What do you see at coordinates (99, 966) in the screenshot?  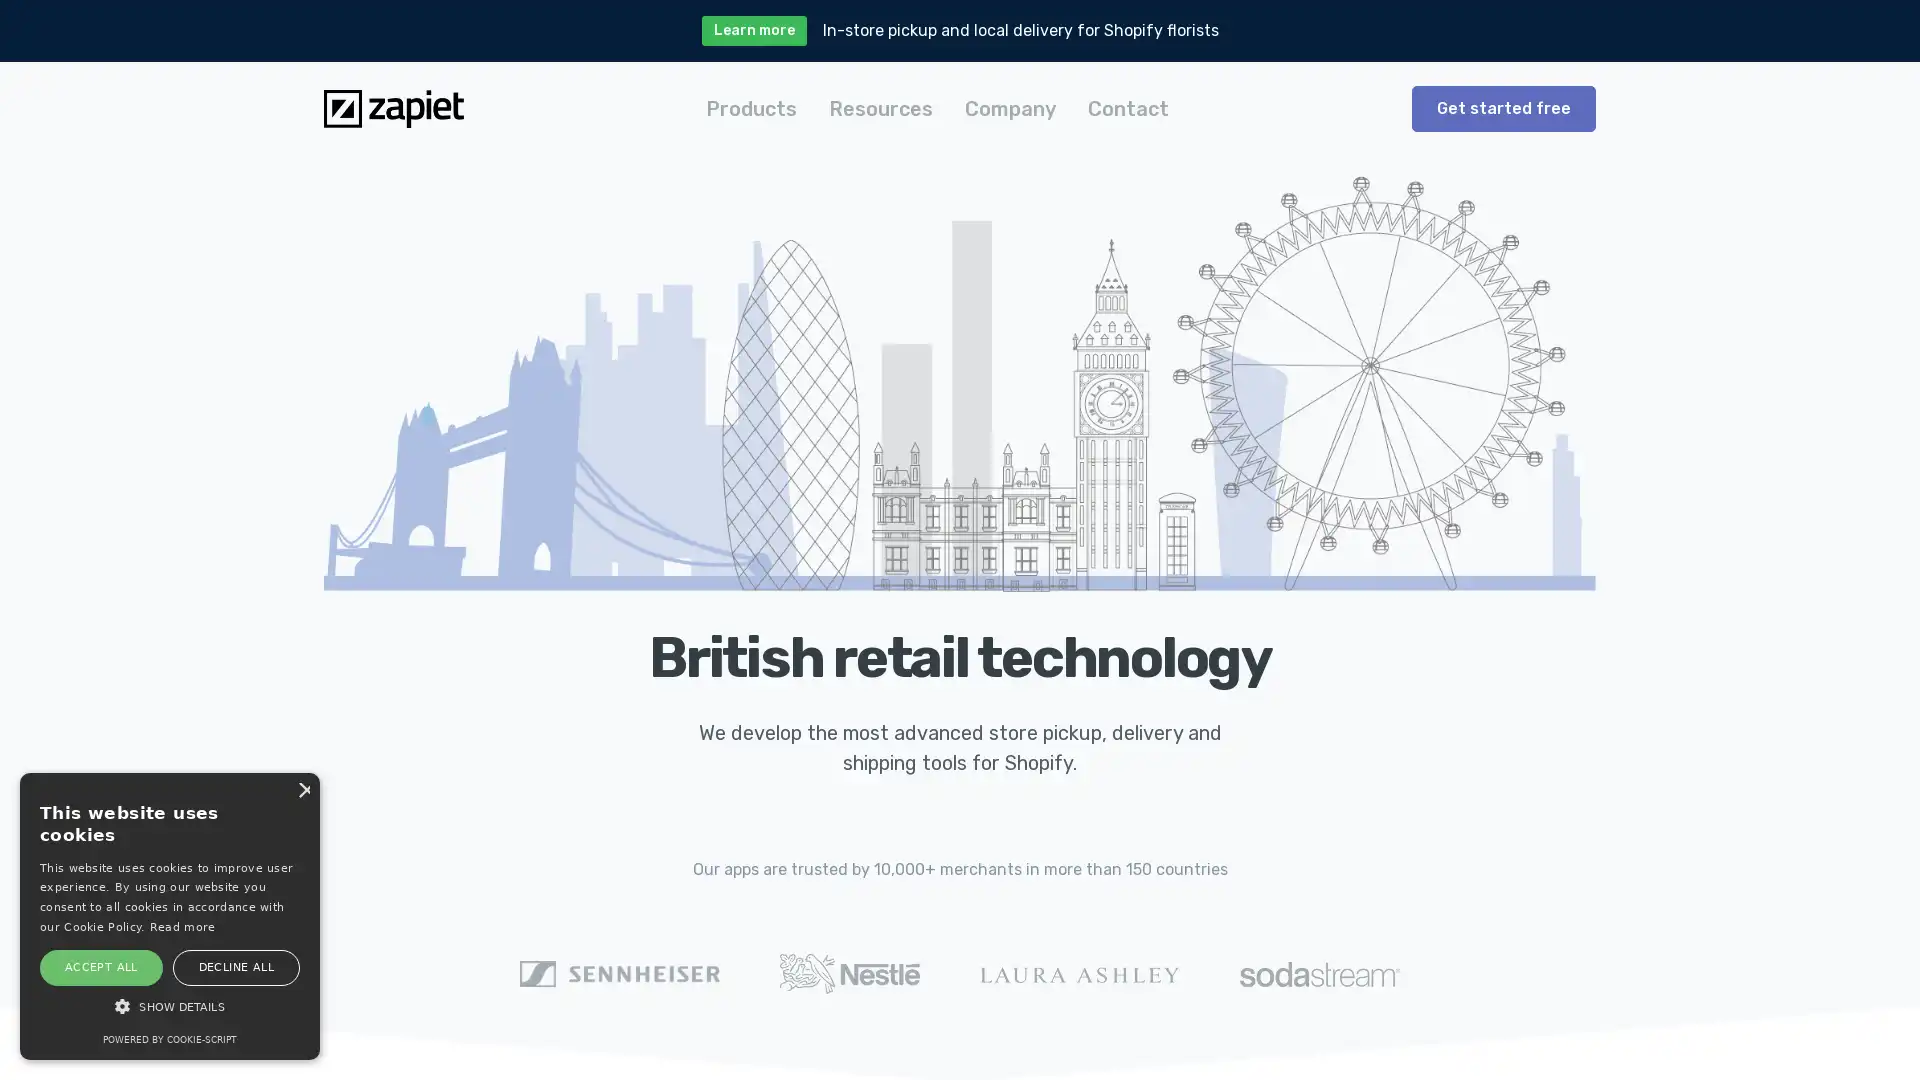 I see `ACCEPT ALL` at bounding box center [99, 966].